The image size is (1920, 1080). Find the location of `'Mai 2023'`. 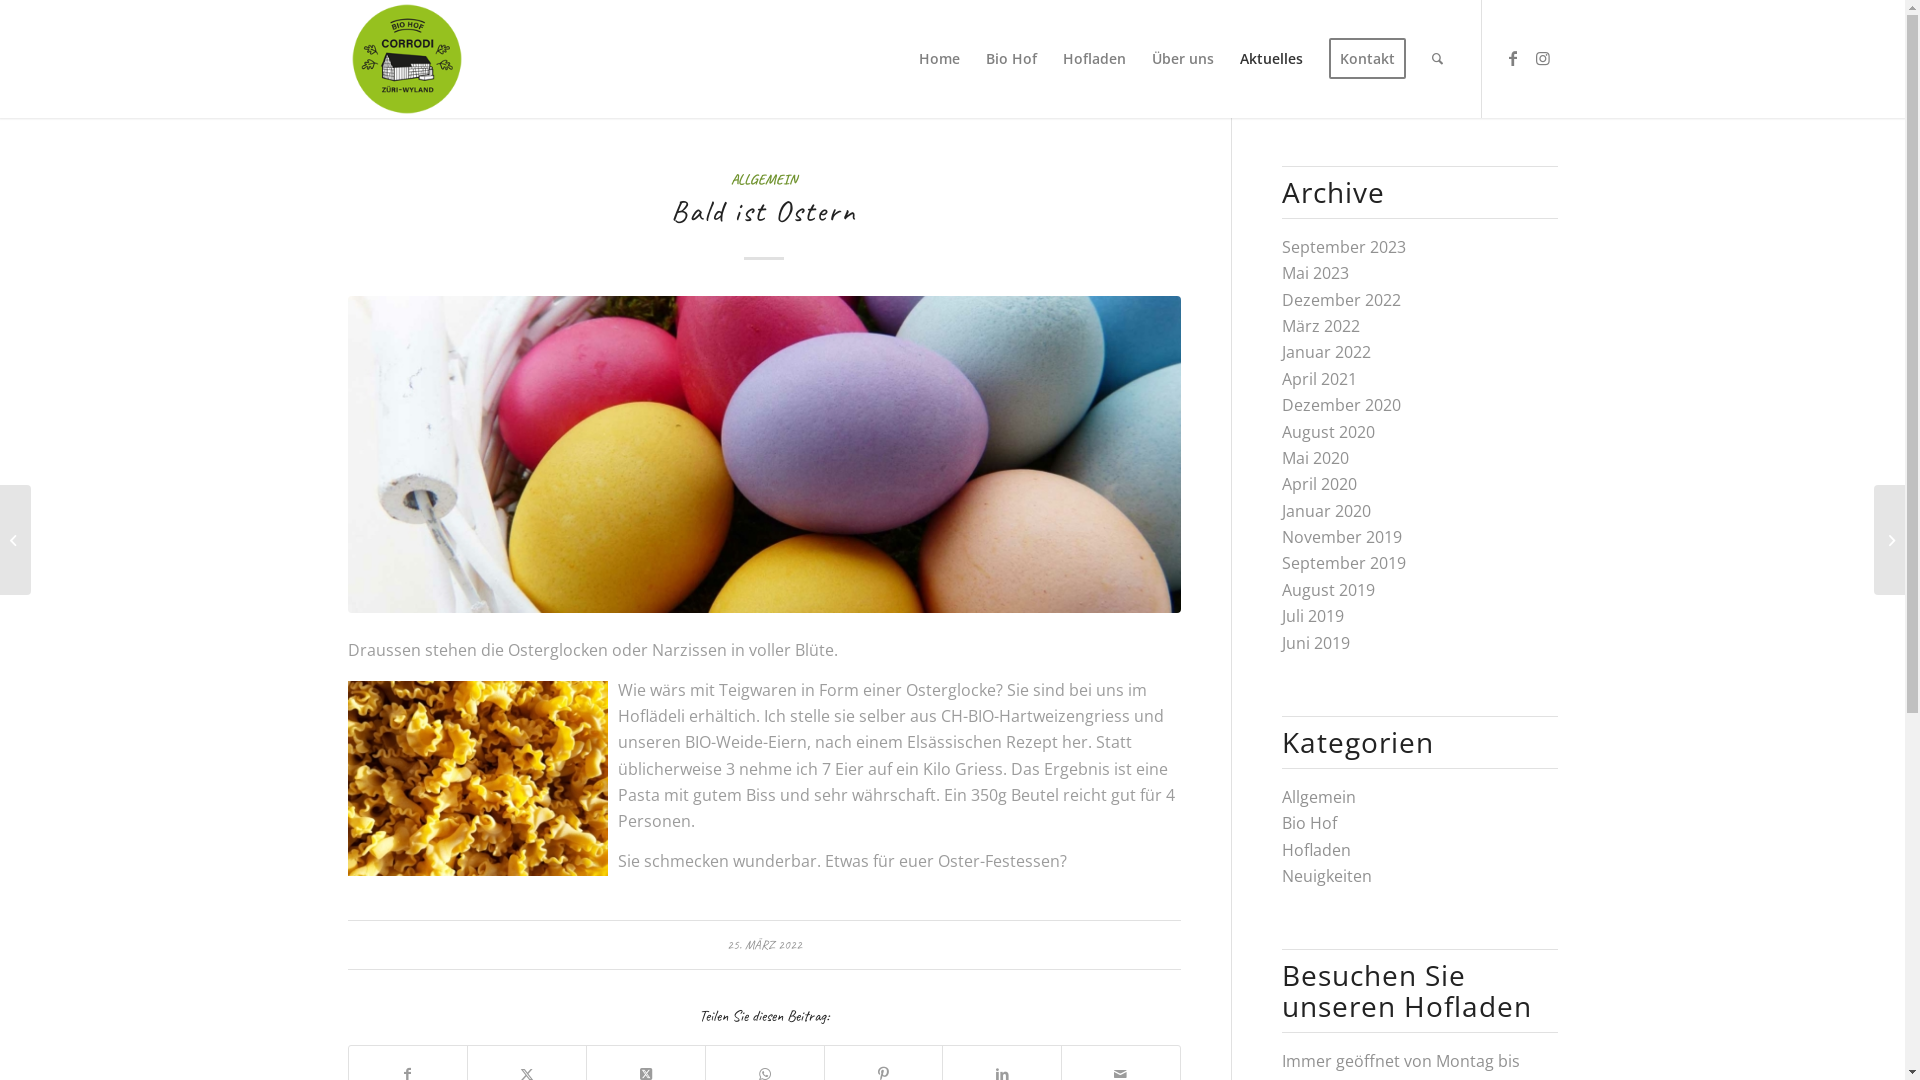

'Mai 2023' is located at coordinates (1315, 273).